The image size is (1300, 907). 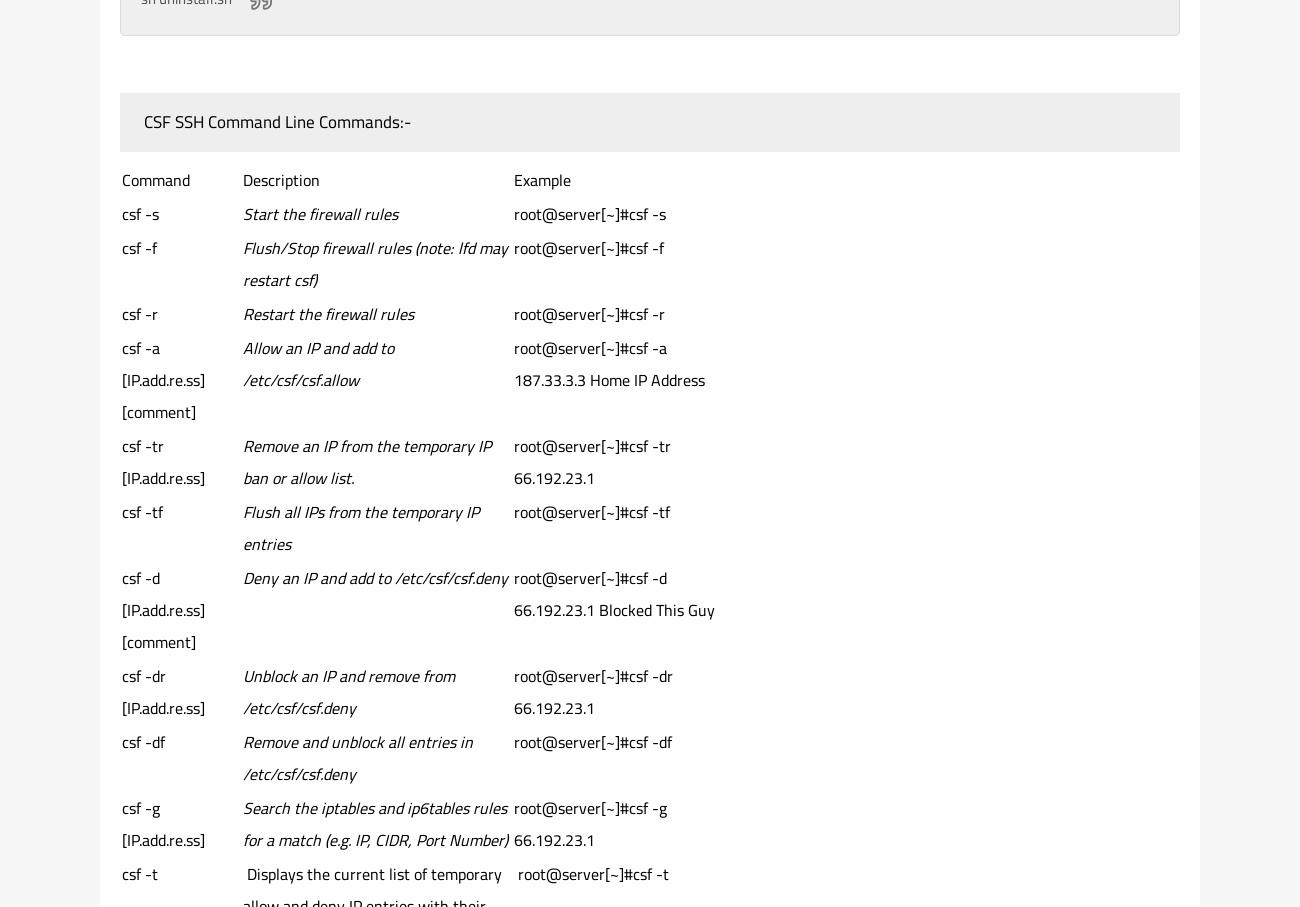 I want to click on 'root@server[~]#csf -s', so click(x=588, y=213).